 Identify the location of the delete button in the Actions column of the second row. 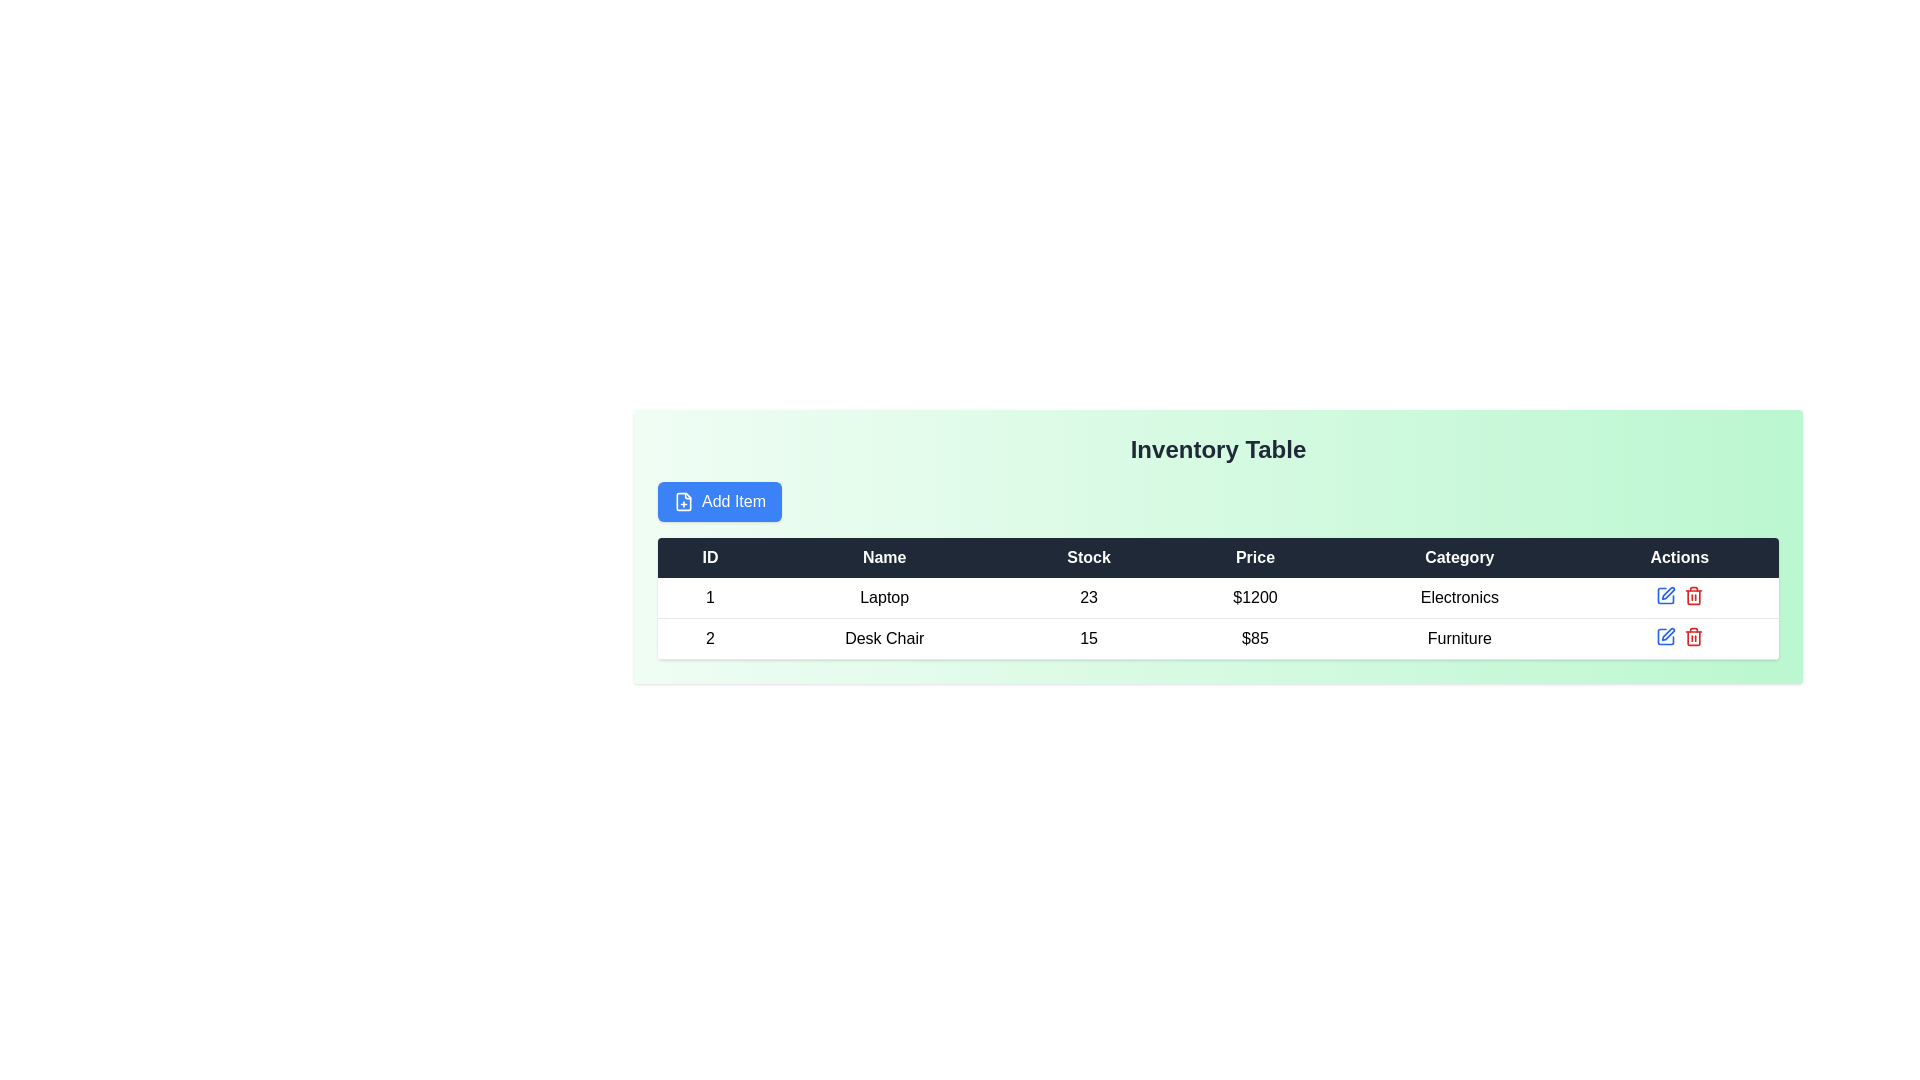
(1692, 636).